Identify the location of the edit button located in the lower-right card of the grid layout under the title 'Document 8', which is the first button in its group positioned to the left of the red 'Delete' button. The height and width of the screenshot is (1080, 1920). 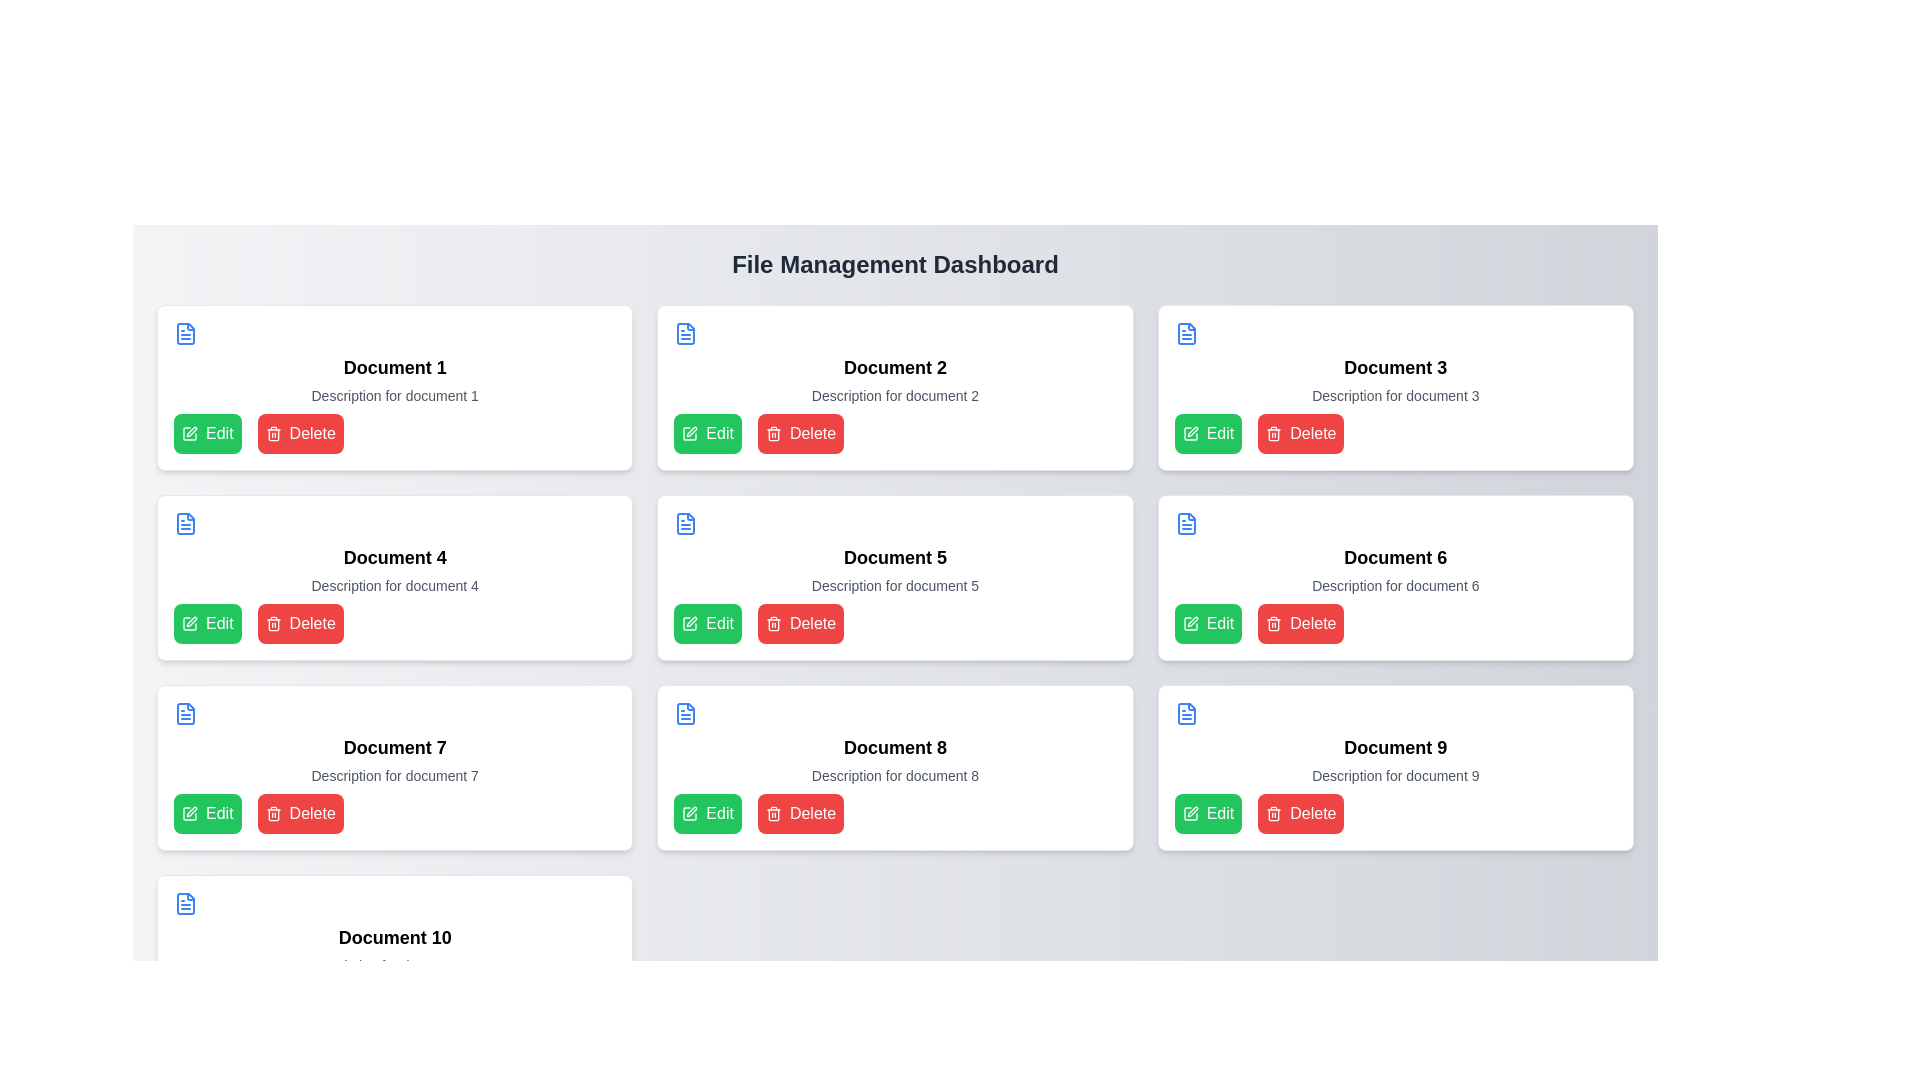
(708, 813).